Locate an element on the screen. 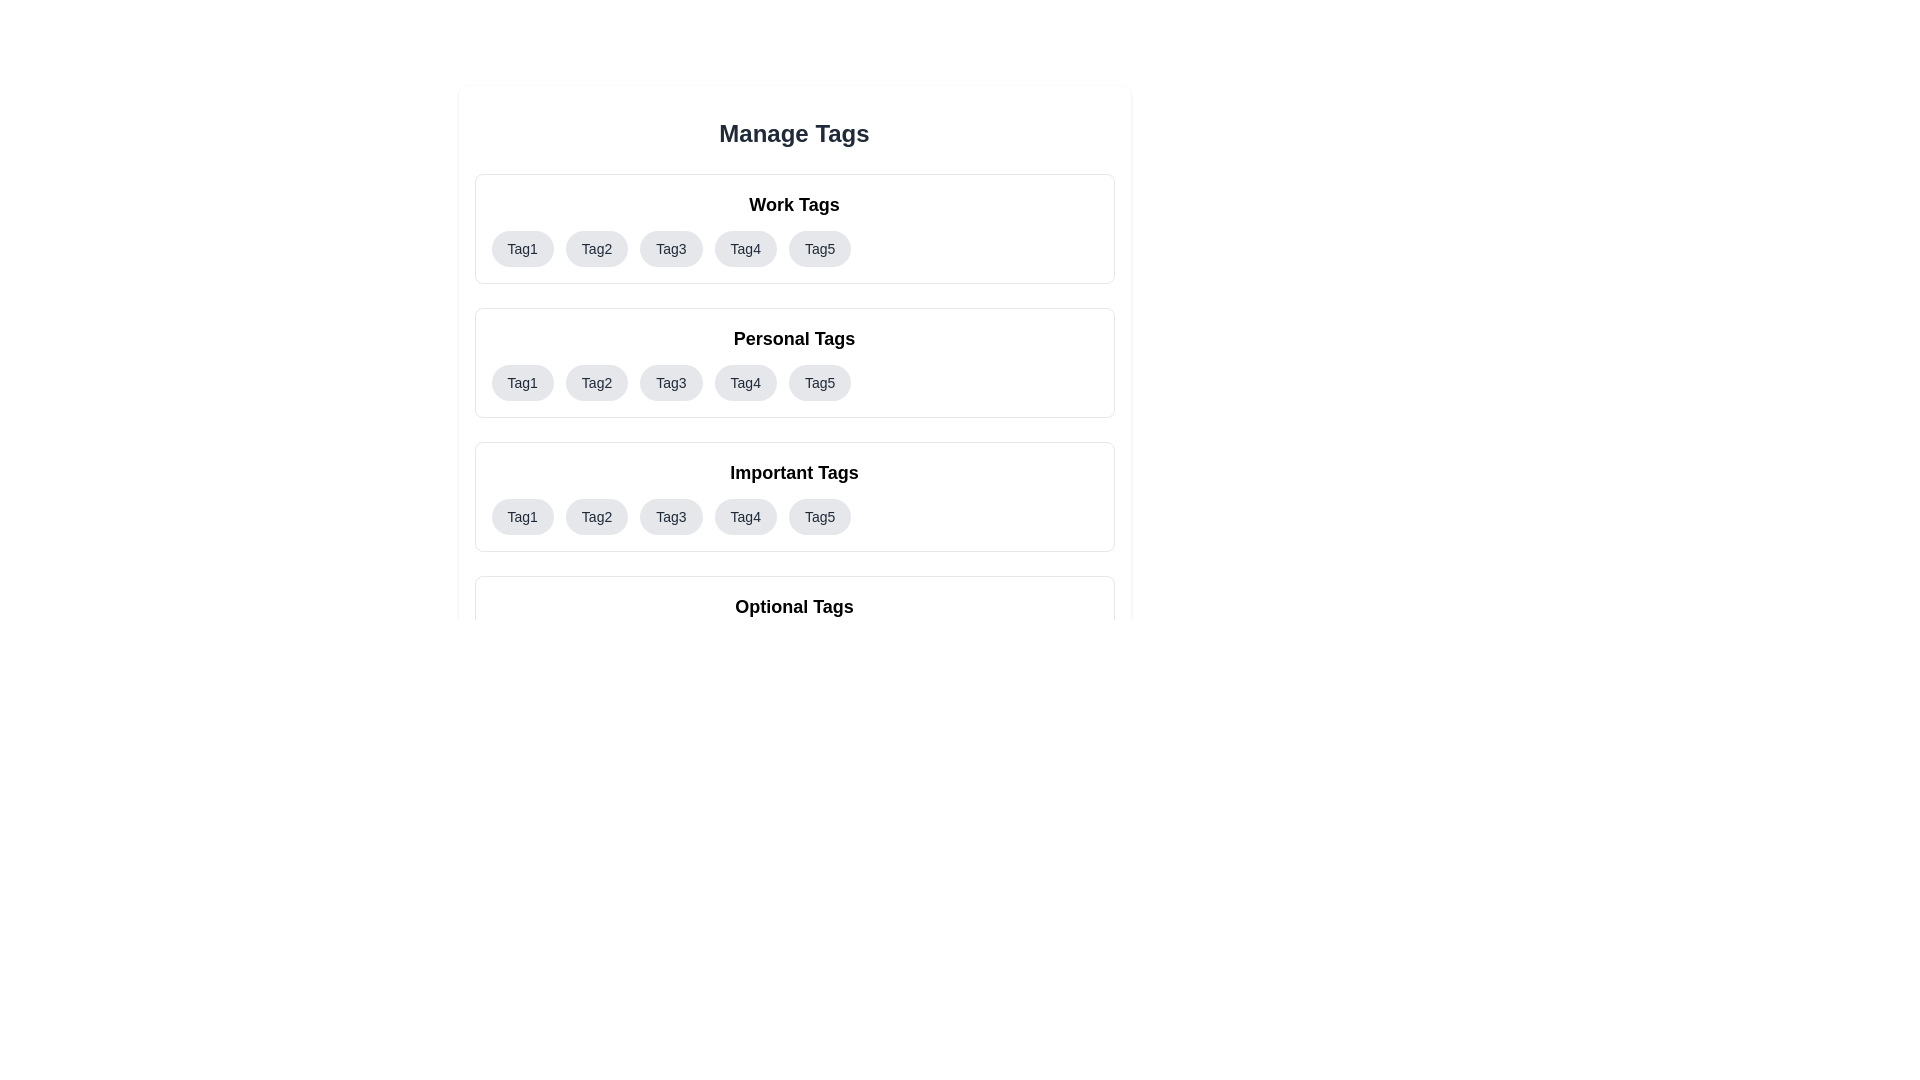 The image size is (1920, 1080). the 'Tag3' button, which is a rounded rectangular button with a light gray background and dark gray text, located in the third row of the 'Important Tags' group is located at coordinates (671, 515).